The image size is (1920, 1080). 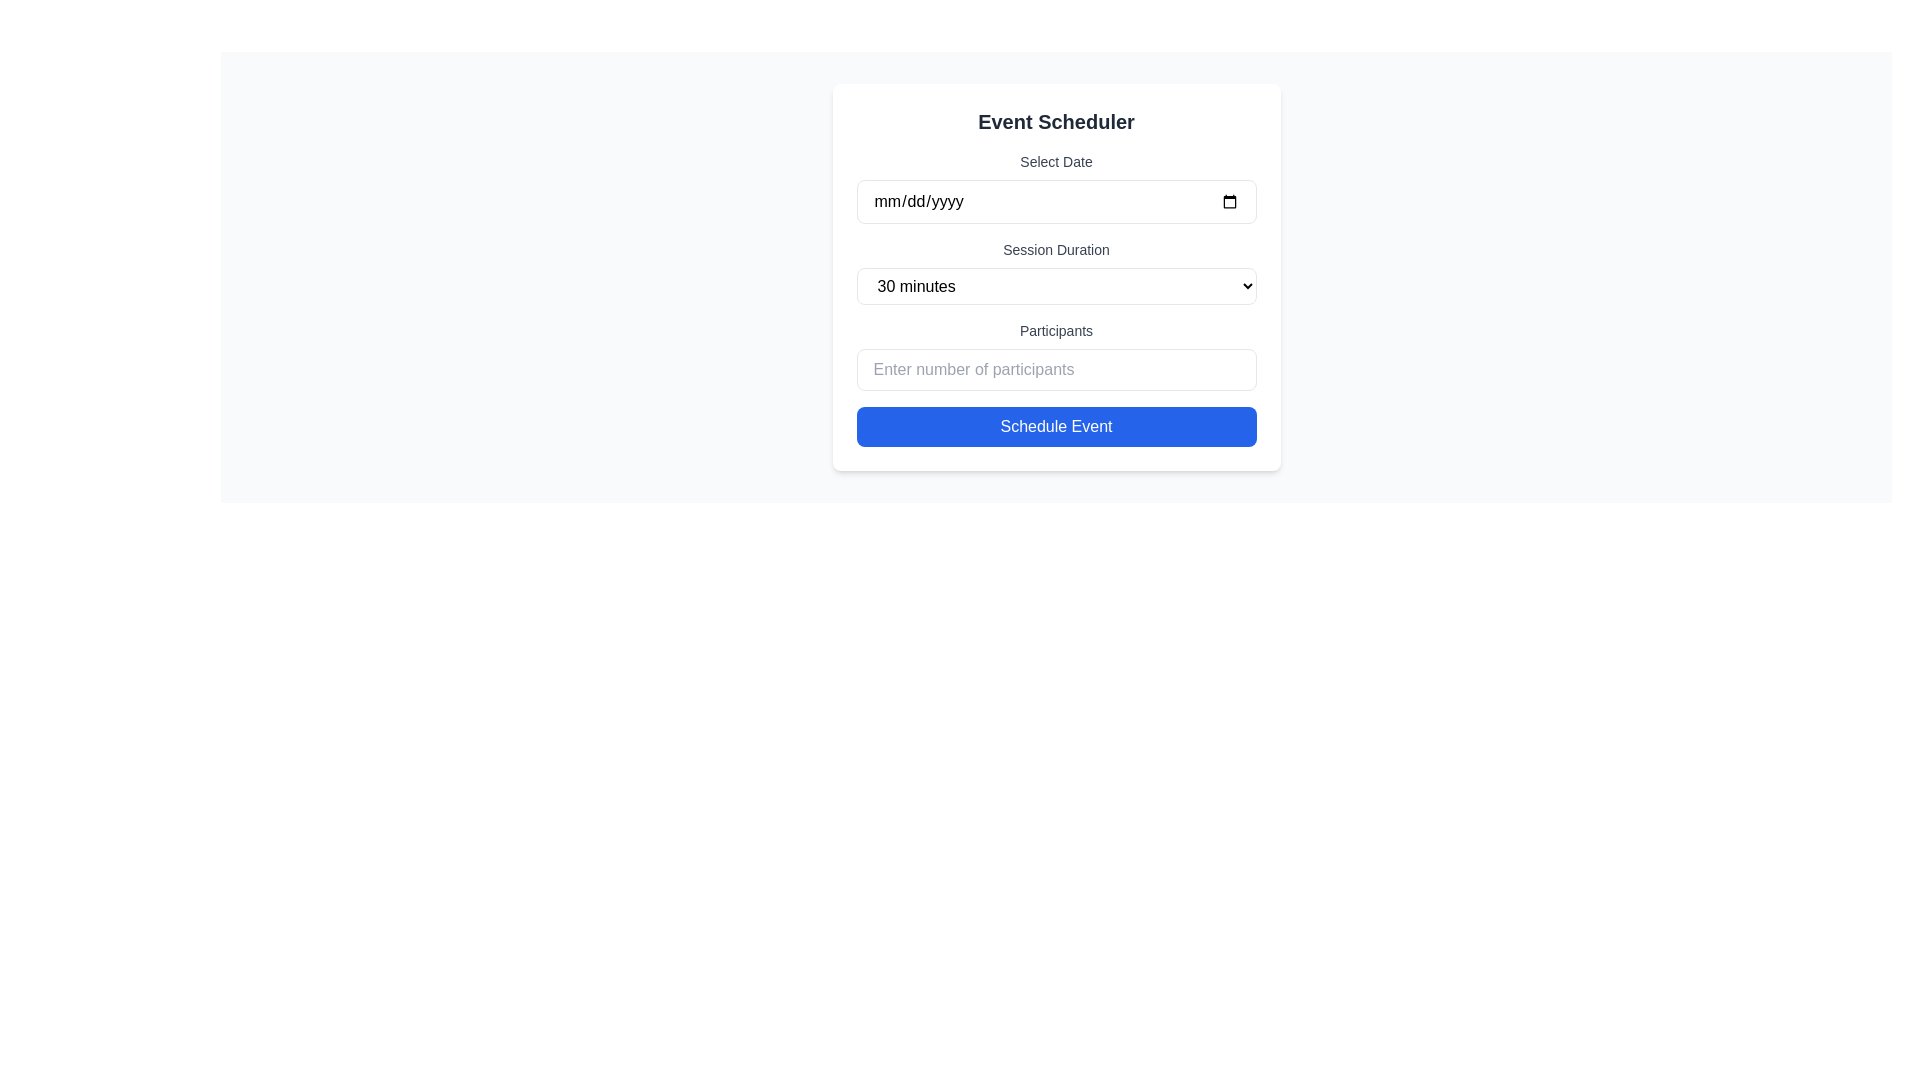 What do you see at coordinates (1055, 122) in the screenshot?
I see `the text label stating 'Event Scheduler', which is prominently displayed at the top of a card-like component` at bounding box center [1055, 122].